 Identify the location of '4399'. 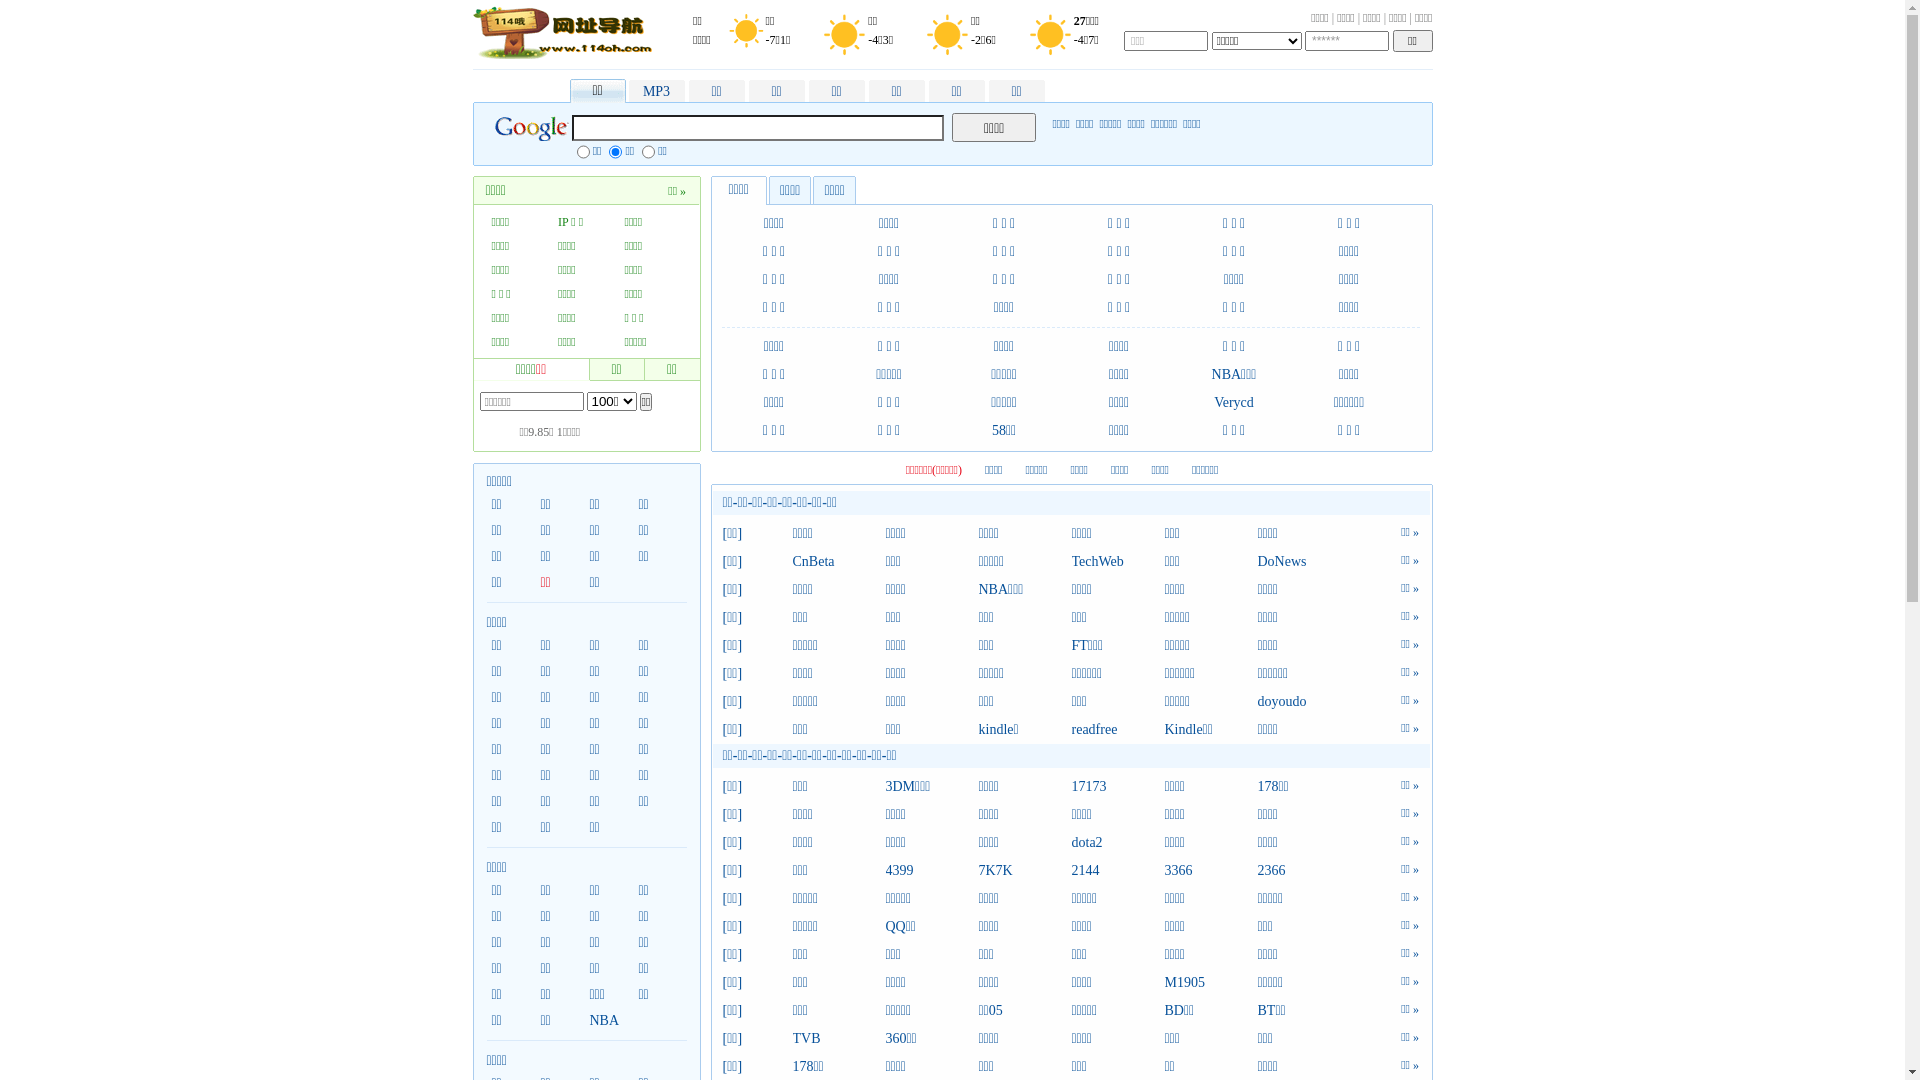
(885, 870).